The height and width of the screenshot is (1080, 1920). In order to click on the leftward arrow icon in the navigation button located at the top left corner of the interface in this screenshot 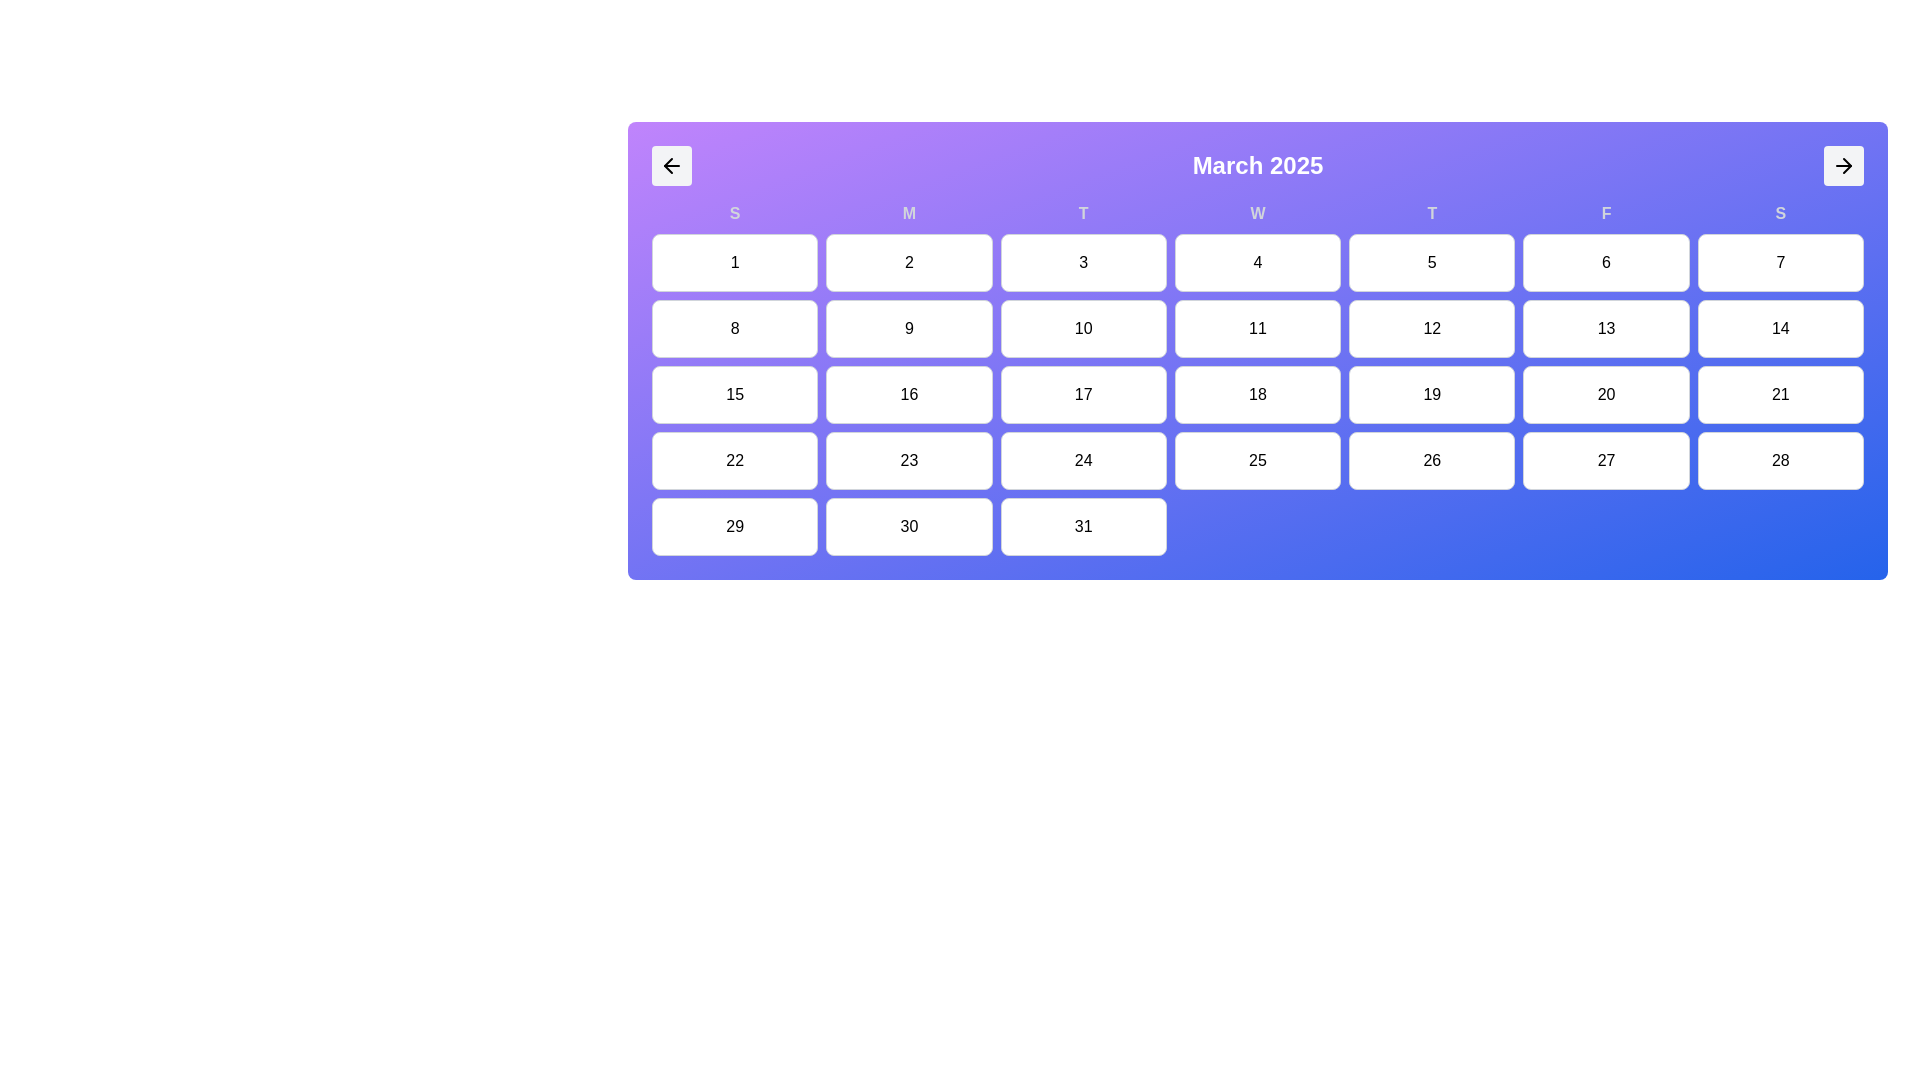, I will do `click(668, 164)`.